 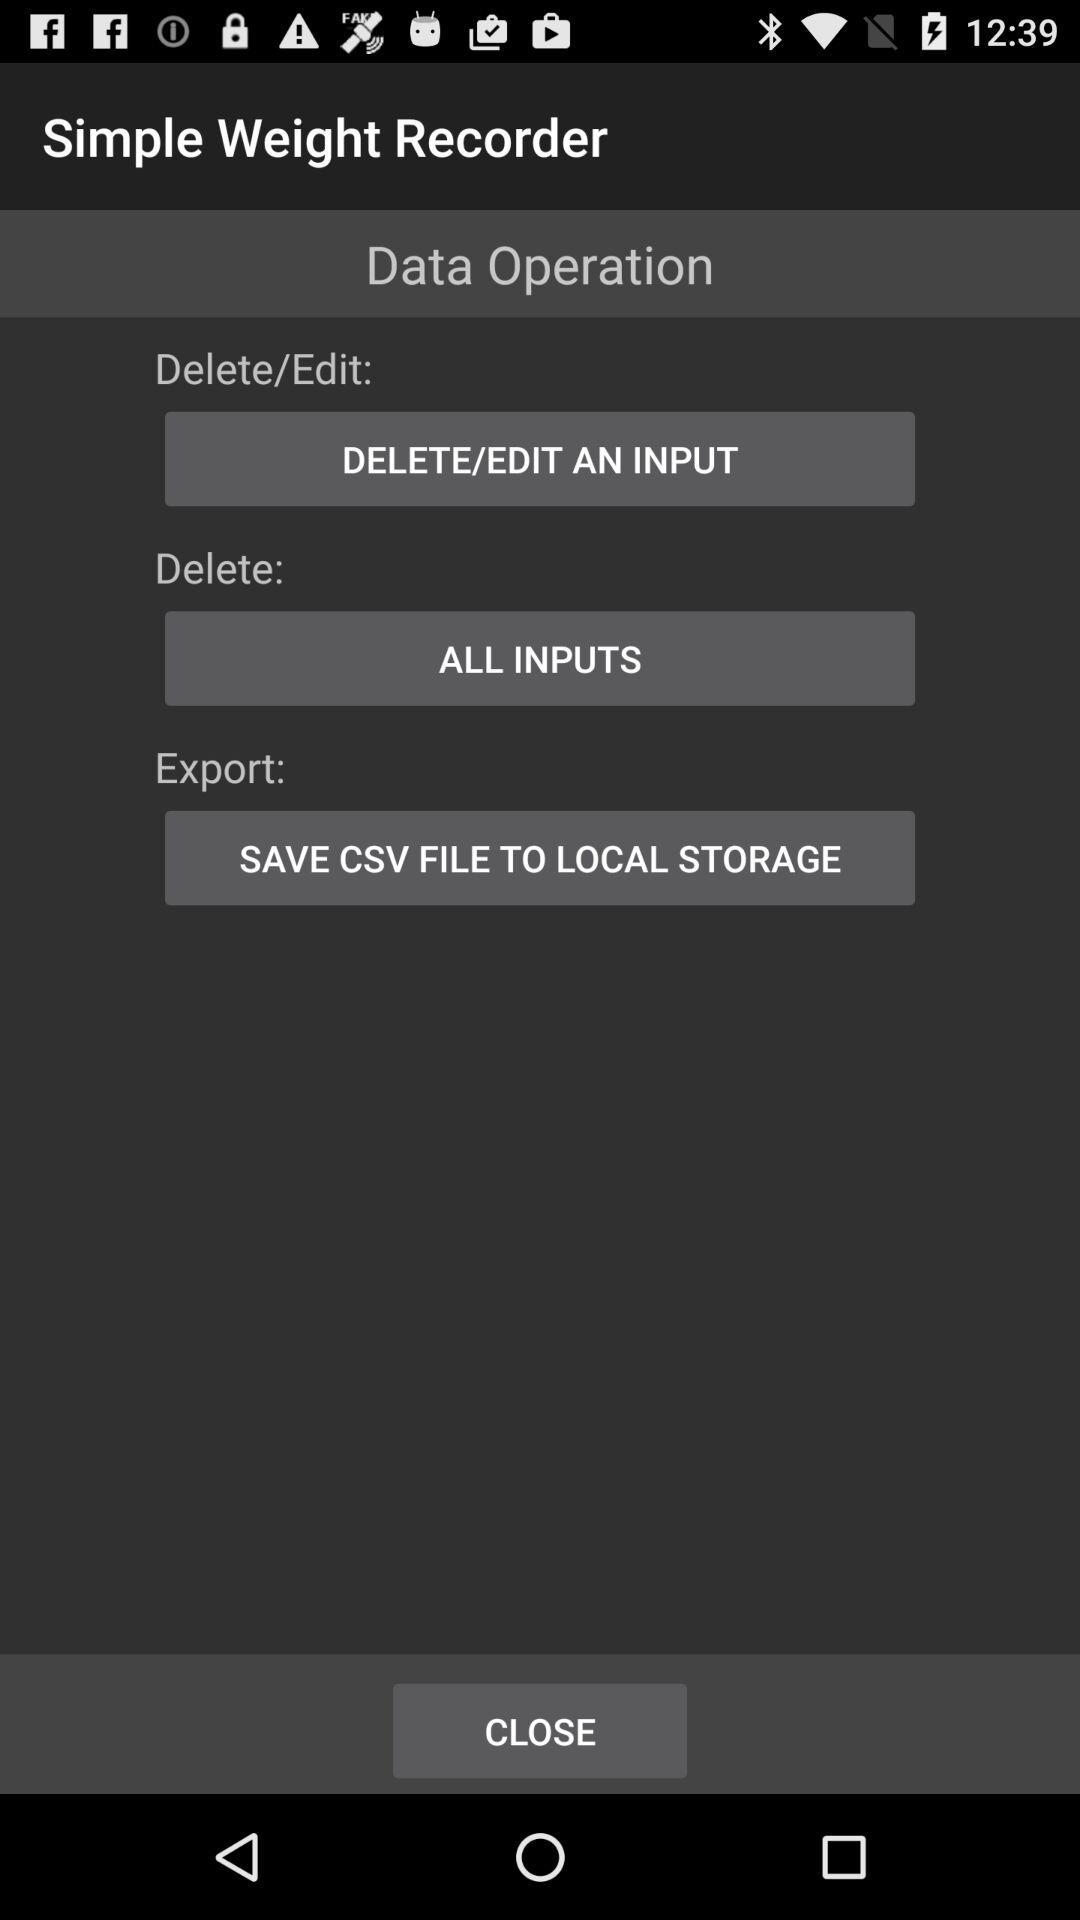 What do you see at coordinates (540, 658) in the screenshot?
I see `the all inputs` at bounding box center [540, 658].